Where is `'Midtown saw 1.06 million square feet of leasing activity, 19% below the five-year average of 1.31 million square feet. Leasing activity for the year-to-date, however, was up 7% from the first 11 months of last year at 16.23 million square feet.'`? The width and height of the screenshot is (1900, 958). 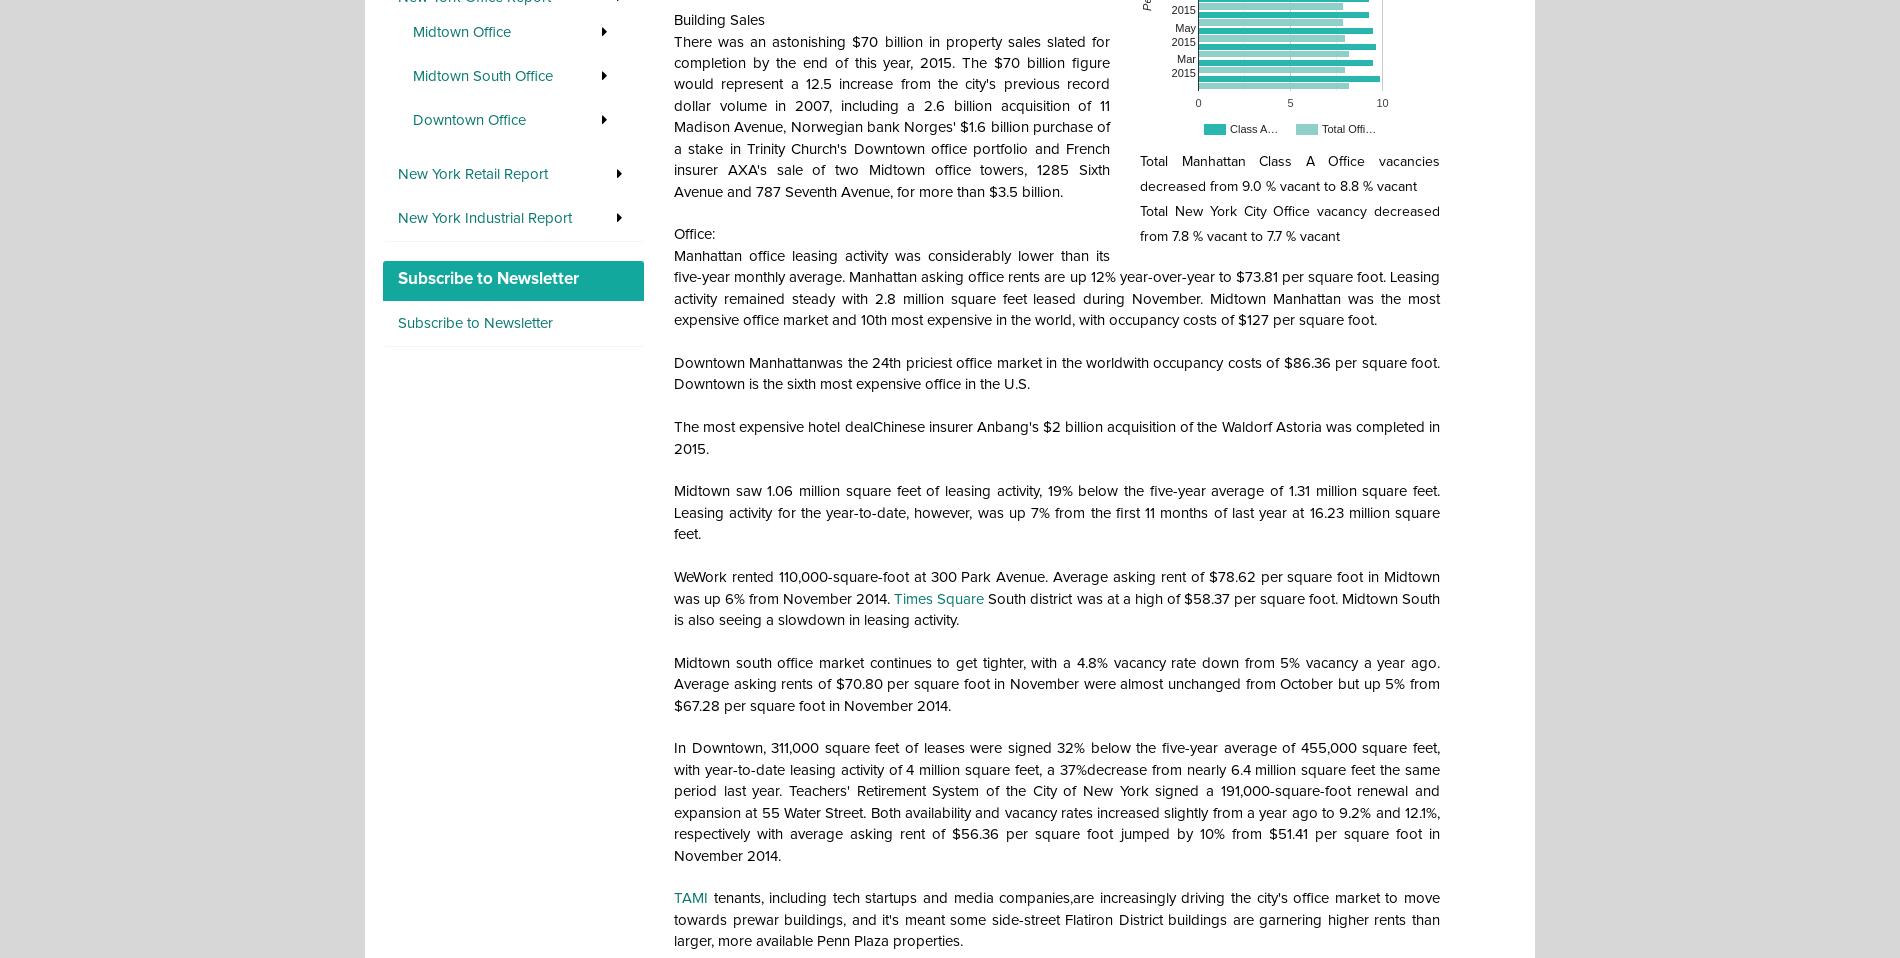 'Midtown saw 1.06 million square feet of leasing activity, 19% below the five-year average of 1.31 million square feet. Leasing activity for the year-to-date, however, was up 7% from the first 11 months of last year at 16.23 million square feet.' is located at coordinates (1056, 512).